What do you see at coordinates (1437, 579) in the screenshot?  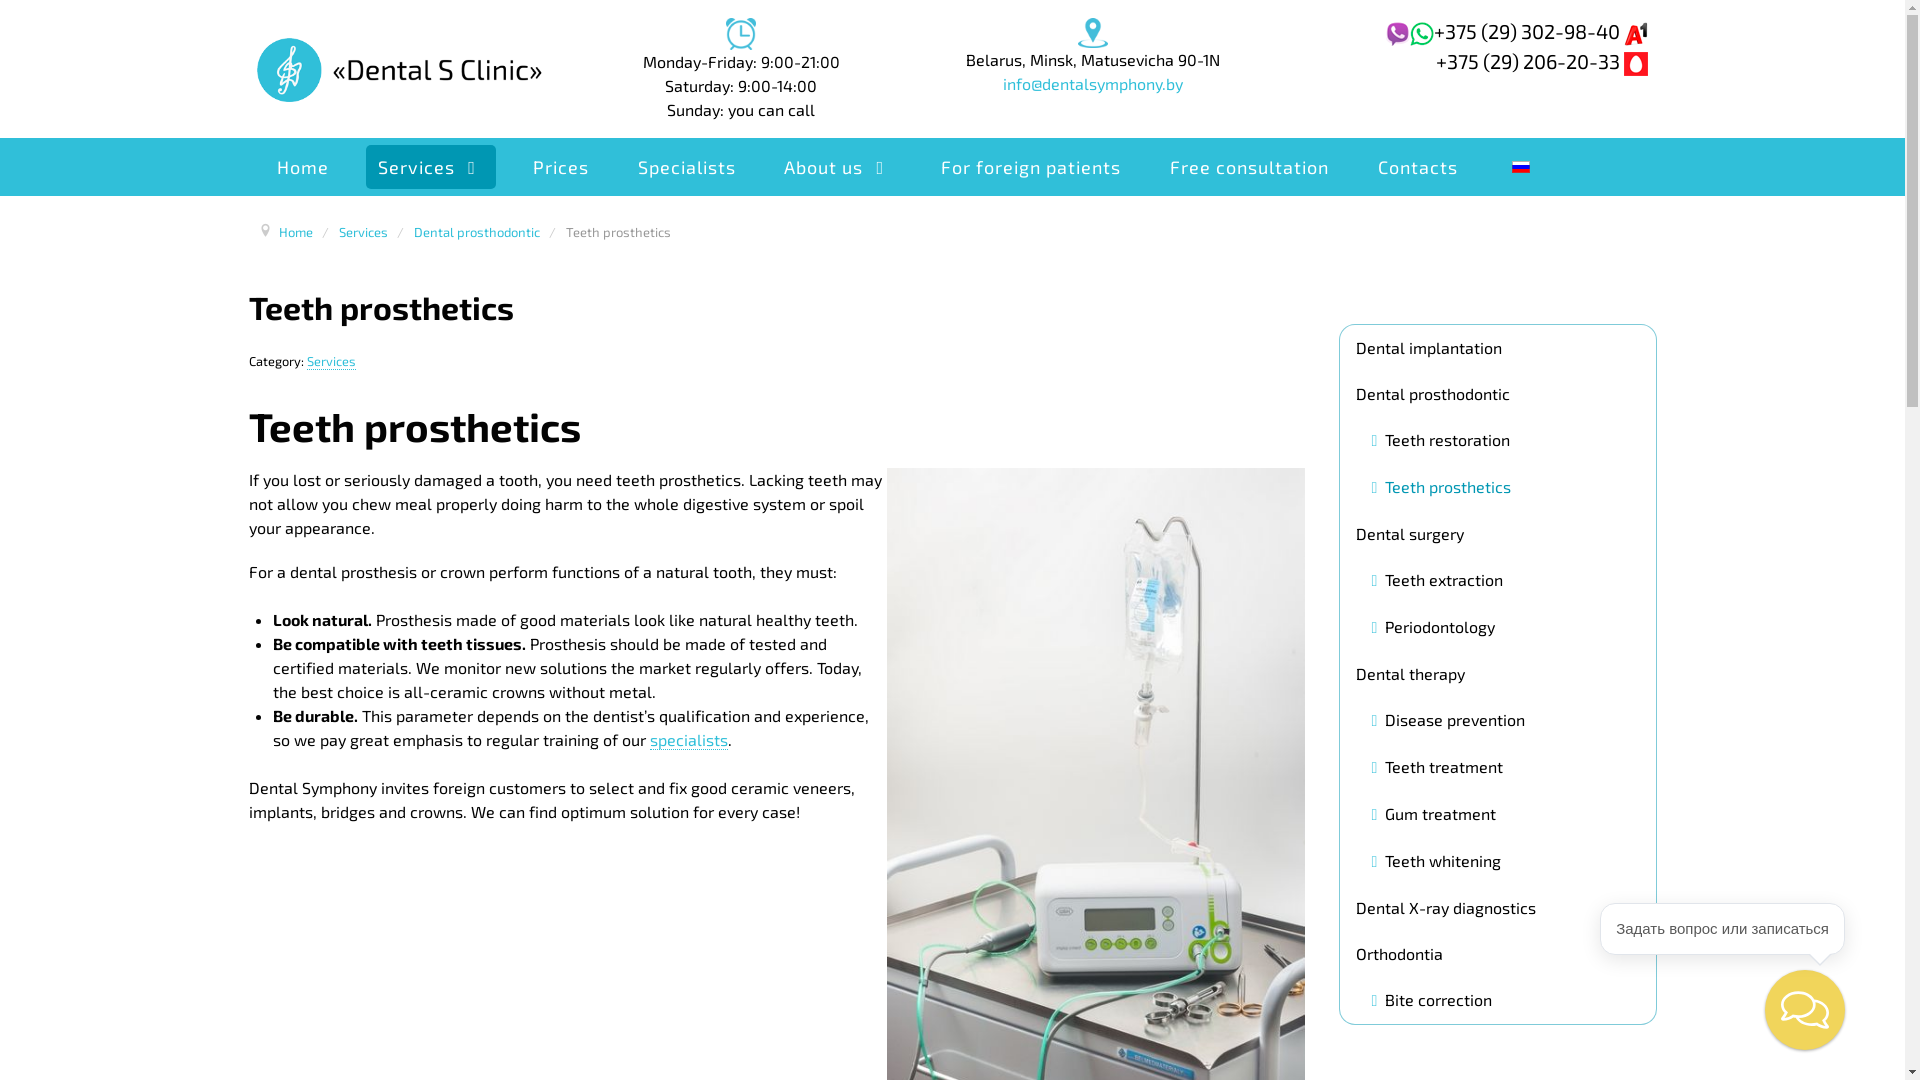 I see `'Teeth extraction'` at bounding box center [1437, 579].